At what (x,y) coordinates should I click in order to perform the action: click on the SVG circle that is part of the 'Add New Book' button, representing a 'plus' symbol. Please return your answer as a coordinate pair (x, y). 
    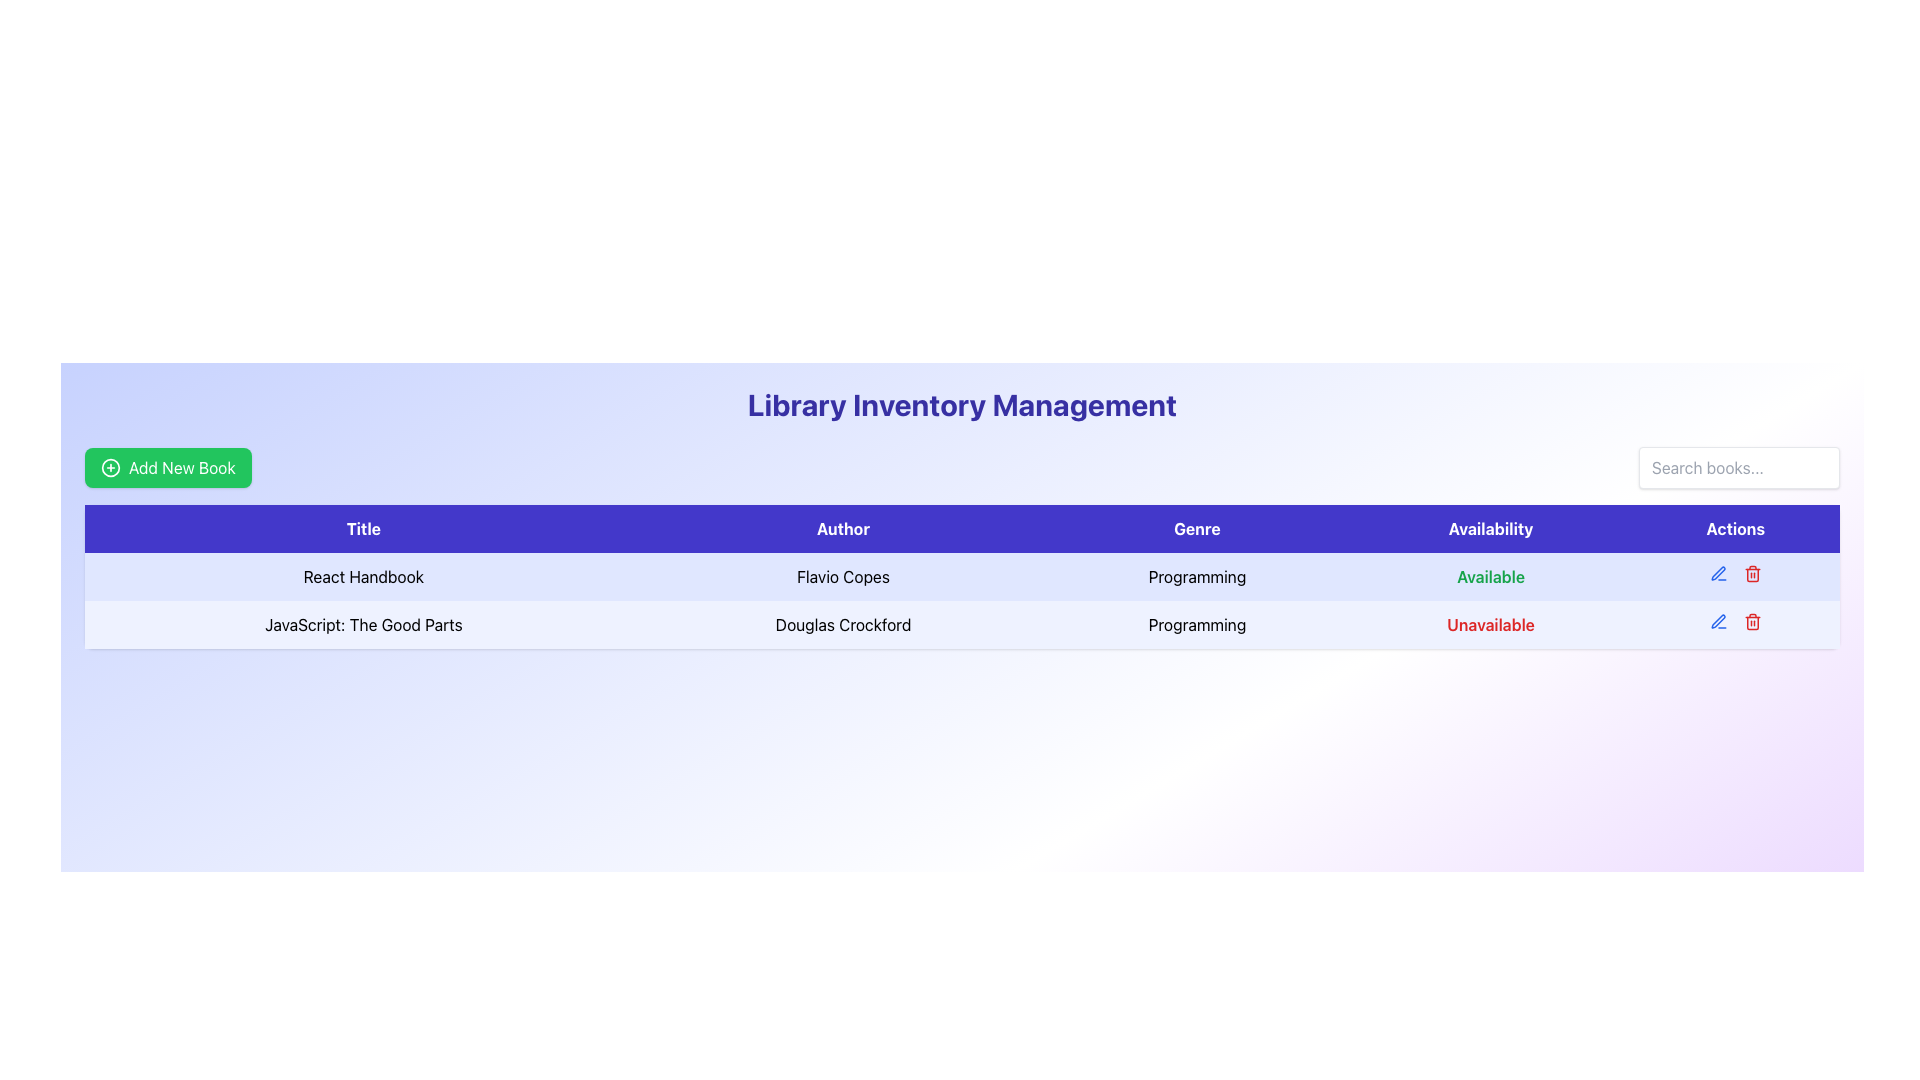
    Looking at the image, I should click on (109, 467).